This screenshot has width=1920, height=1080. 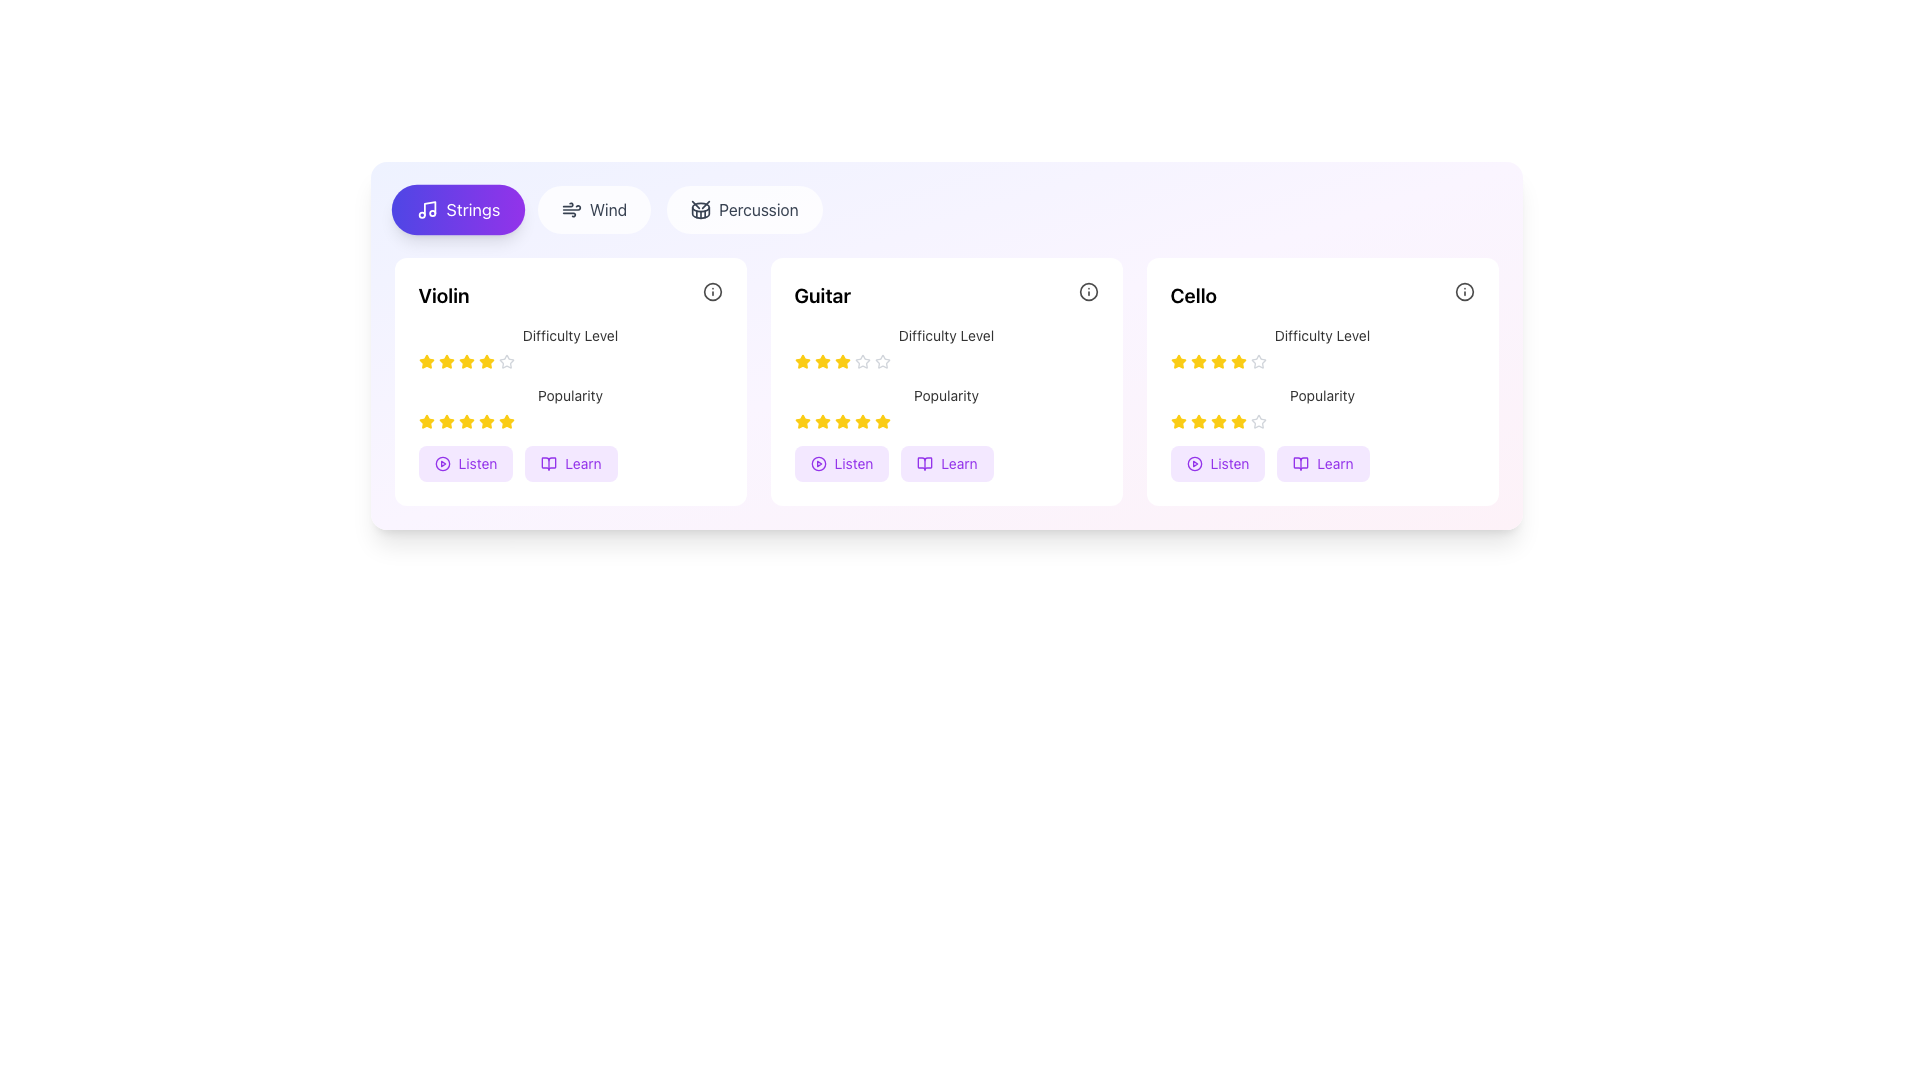 What do you see at coordinates (465, 362) in the screenshot?
I see `the fourth star in the rating visualization under the 'Difficulty Level' text in the 'Violin' card section` at bounding box center [465, 362].